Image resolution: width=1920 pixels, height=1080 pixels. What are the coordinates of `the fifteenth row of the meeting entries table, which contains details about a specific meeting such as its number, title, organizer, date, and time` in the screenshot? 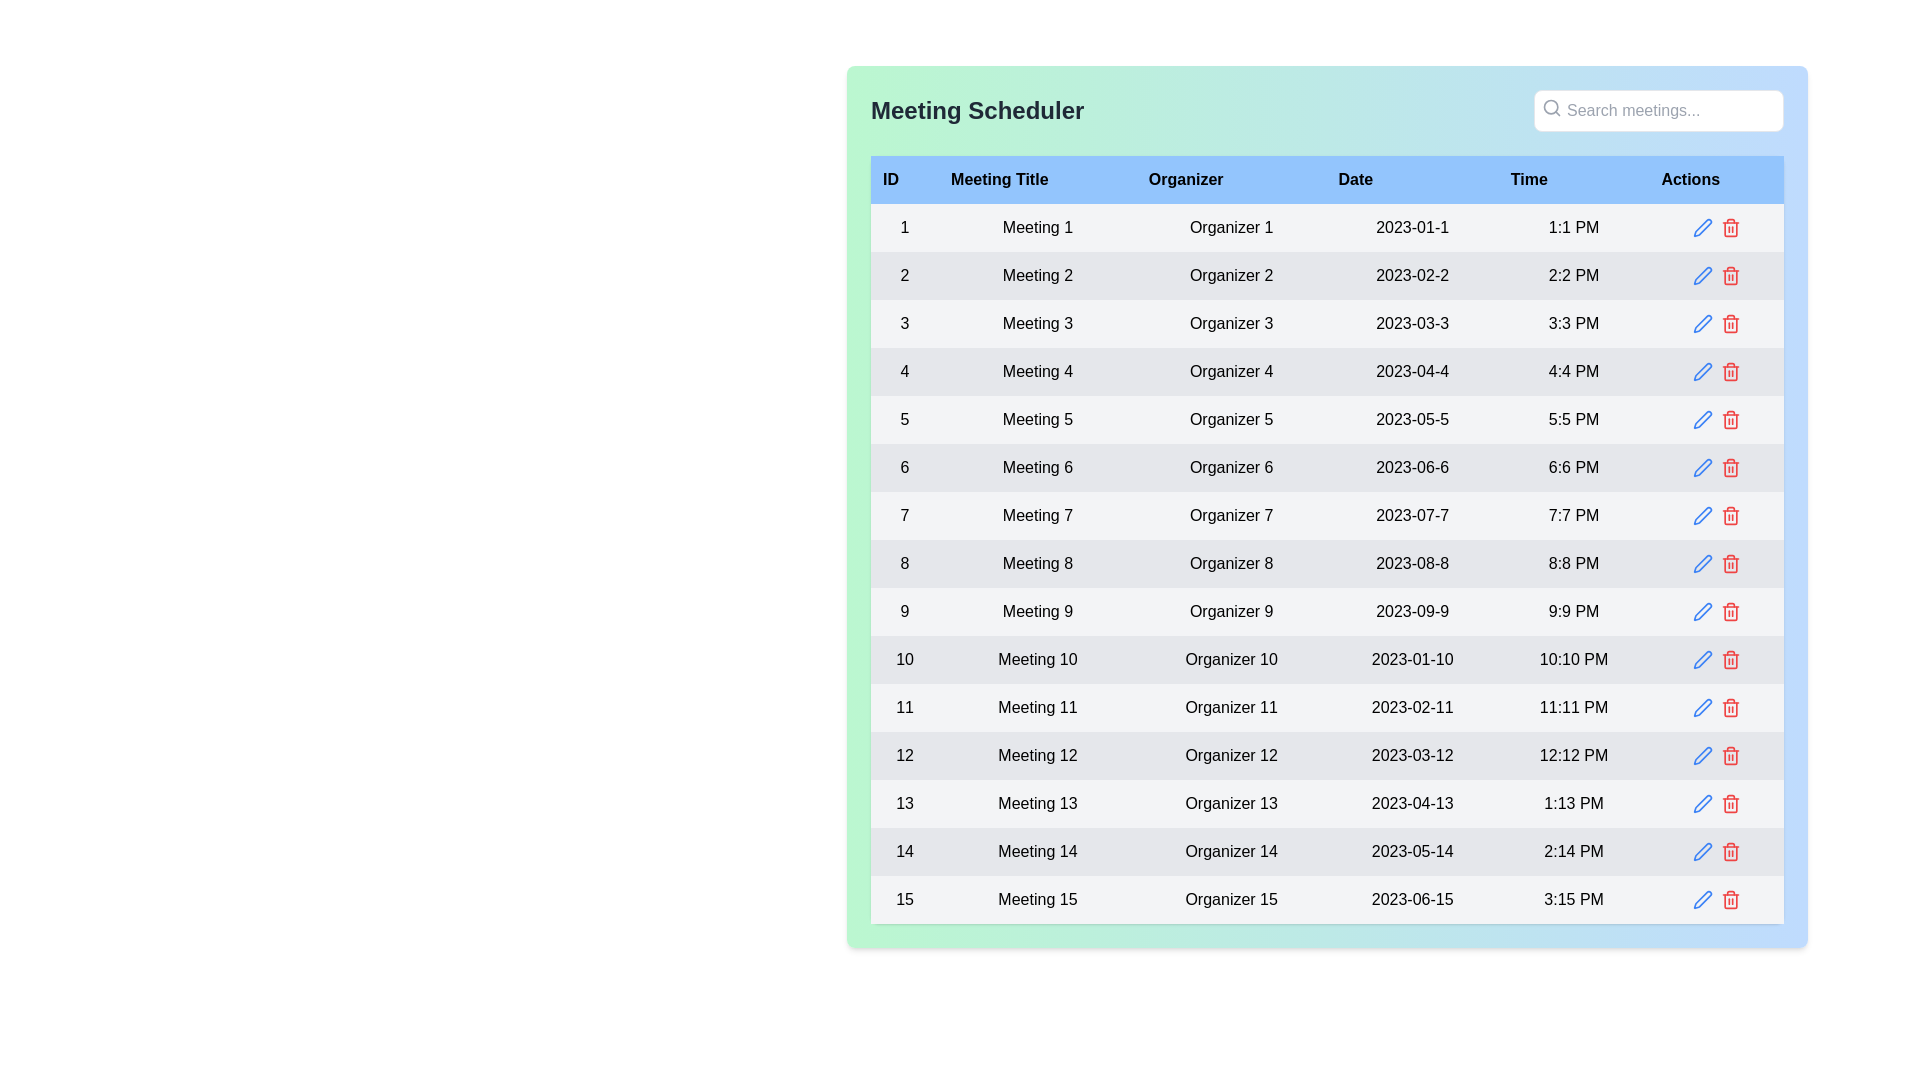 It's located at (1327, 898).